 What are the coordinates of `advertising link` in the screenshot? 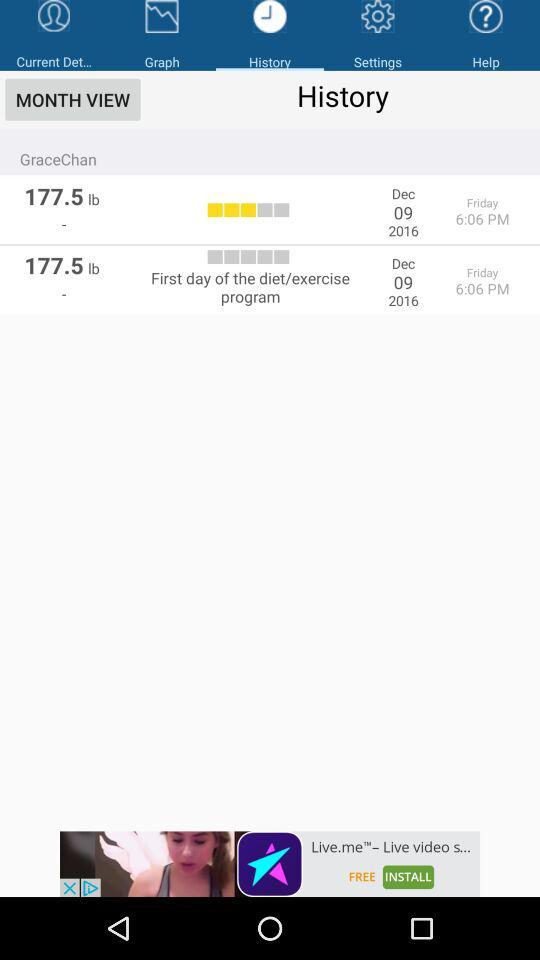 It's located at (270, 863).